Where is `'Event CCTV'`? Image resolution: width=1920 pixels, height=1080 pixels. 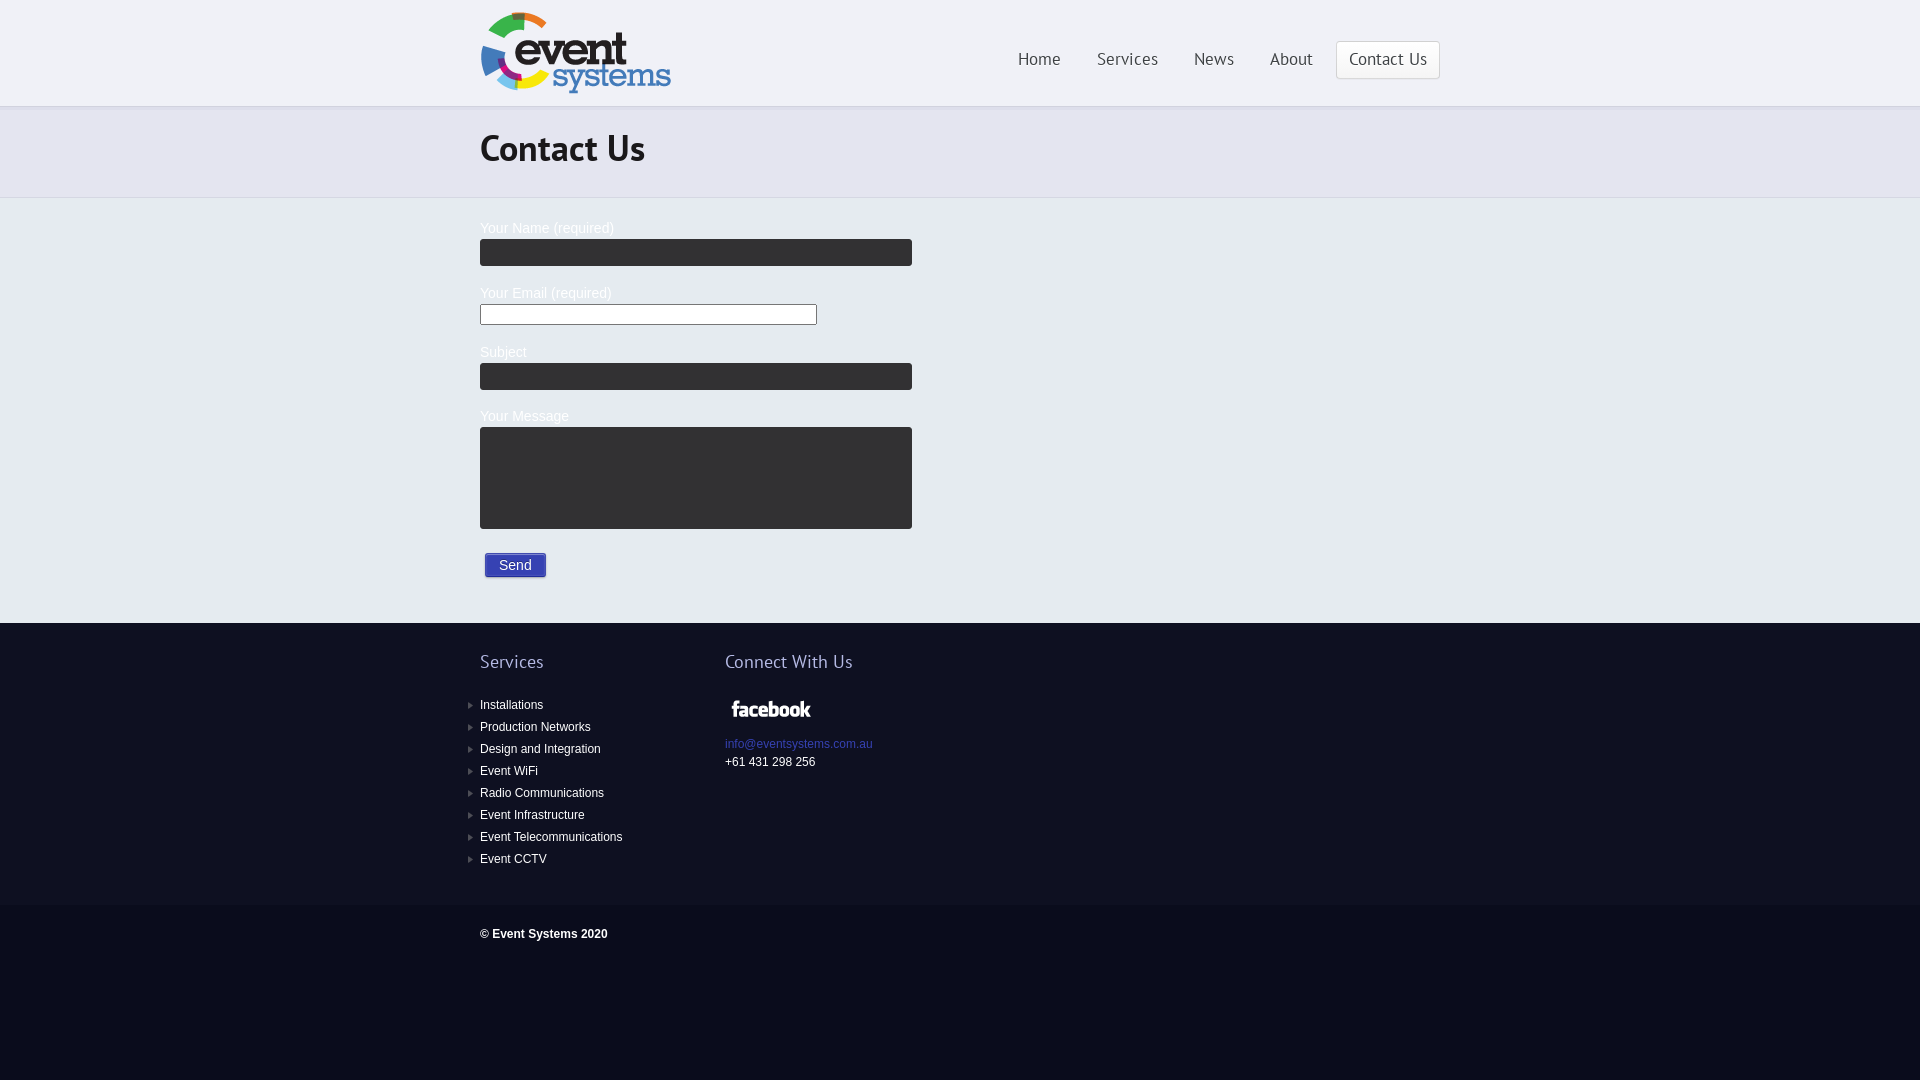 'Event CCTV' is located at coordinates (513, 858).